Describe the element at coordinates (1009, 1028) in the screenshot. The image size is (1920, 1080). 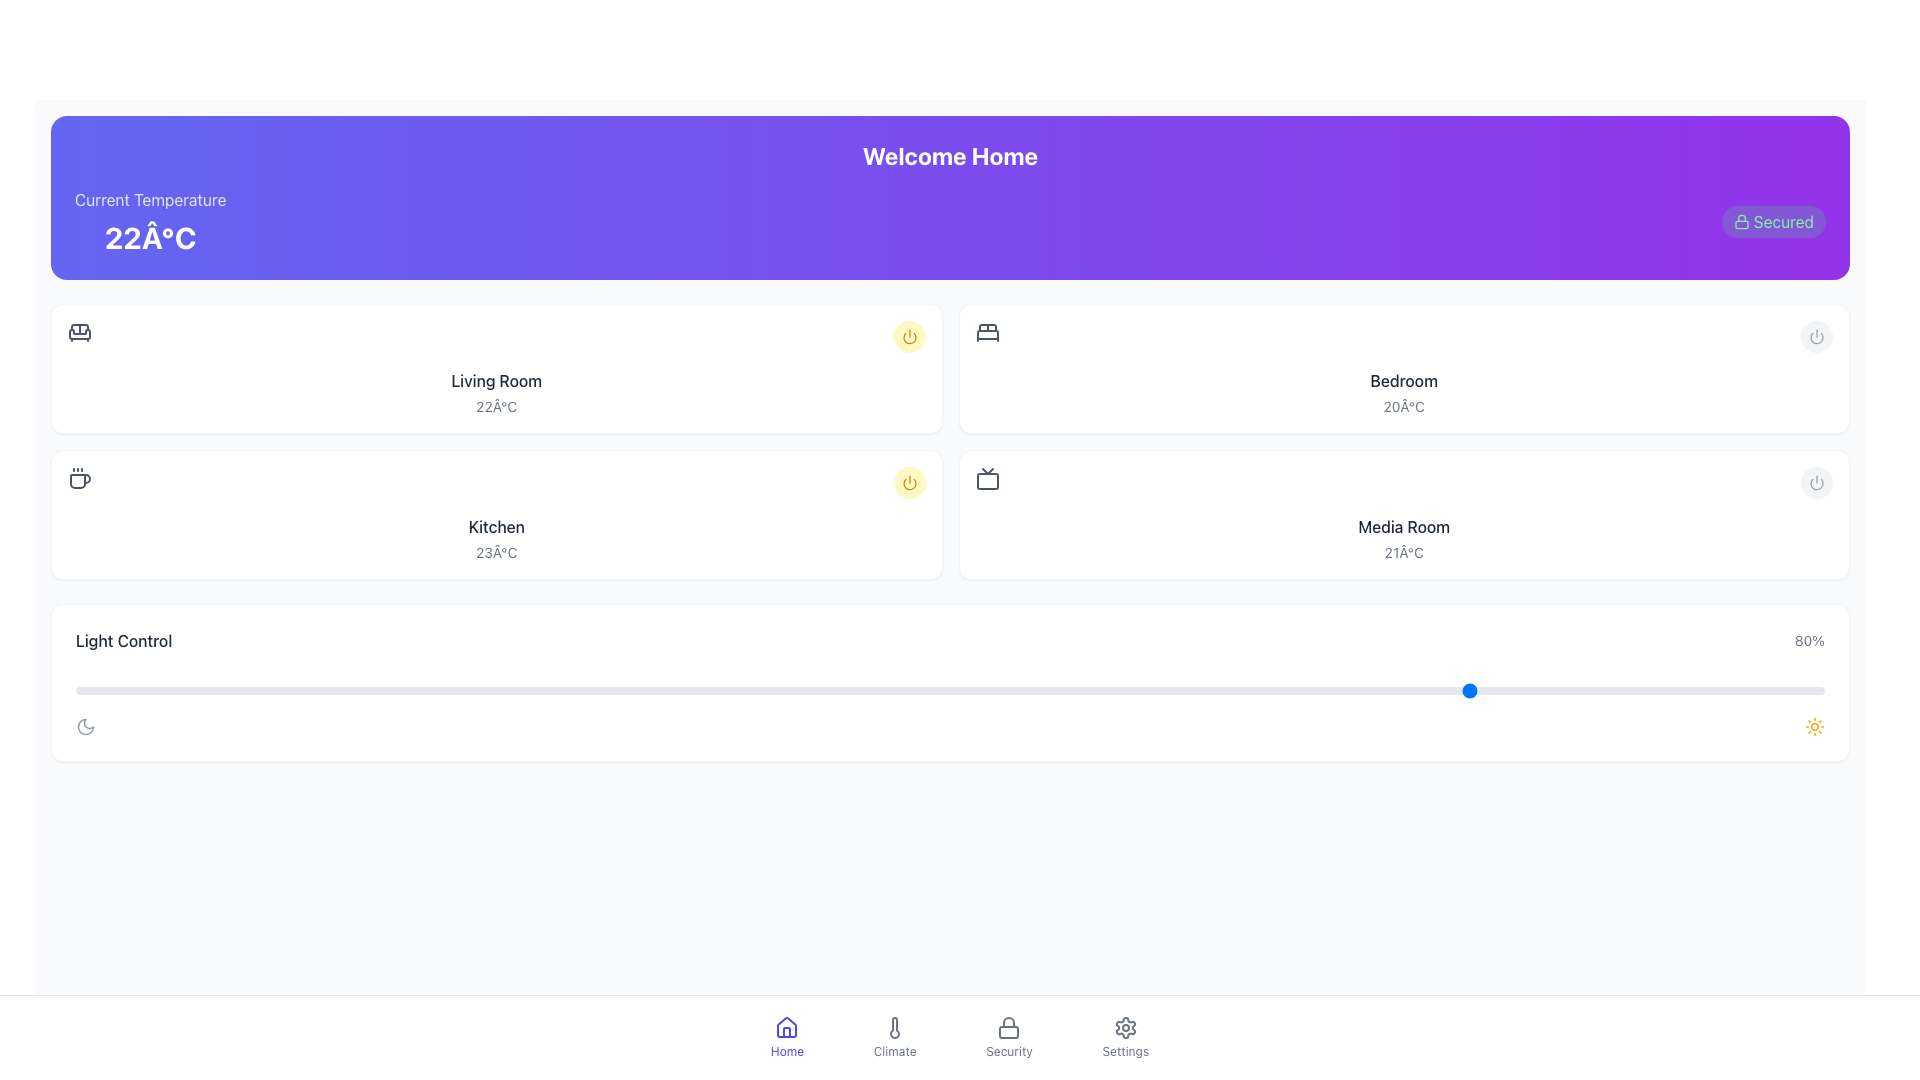
I see `the lock icon in the middle of the 'Security' menu option in the bottom navigation bar` at that location.